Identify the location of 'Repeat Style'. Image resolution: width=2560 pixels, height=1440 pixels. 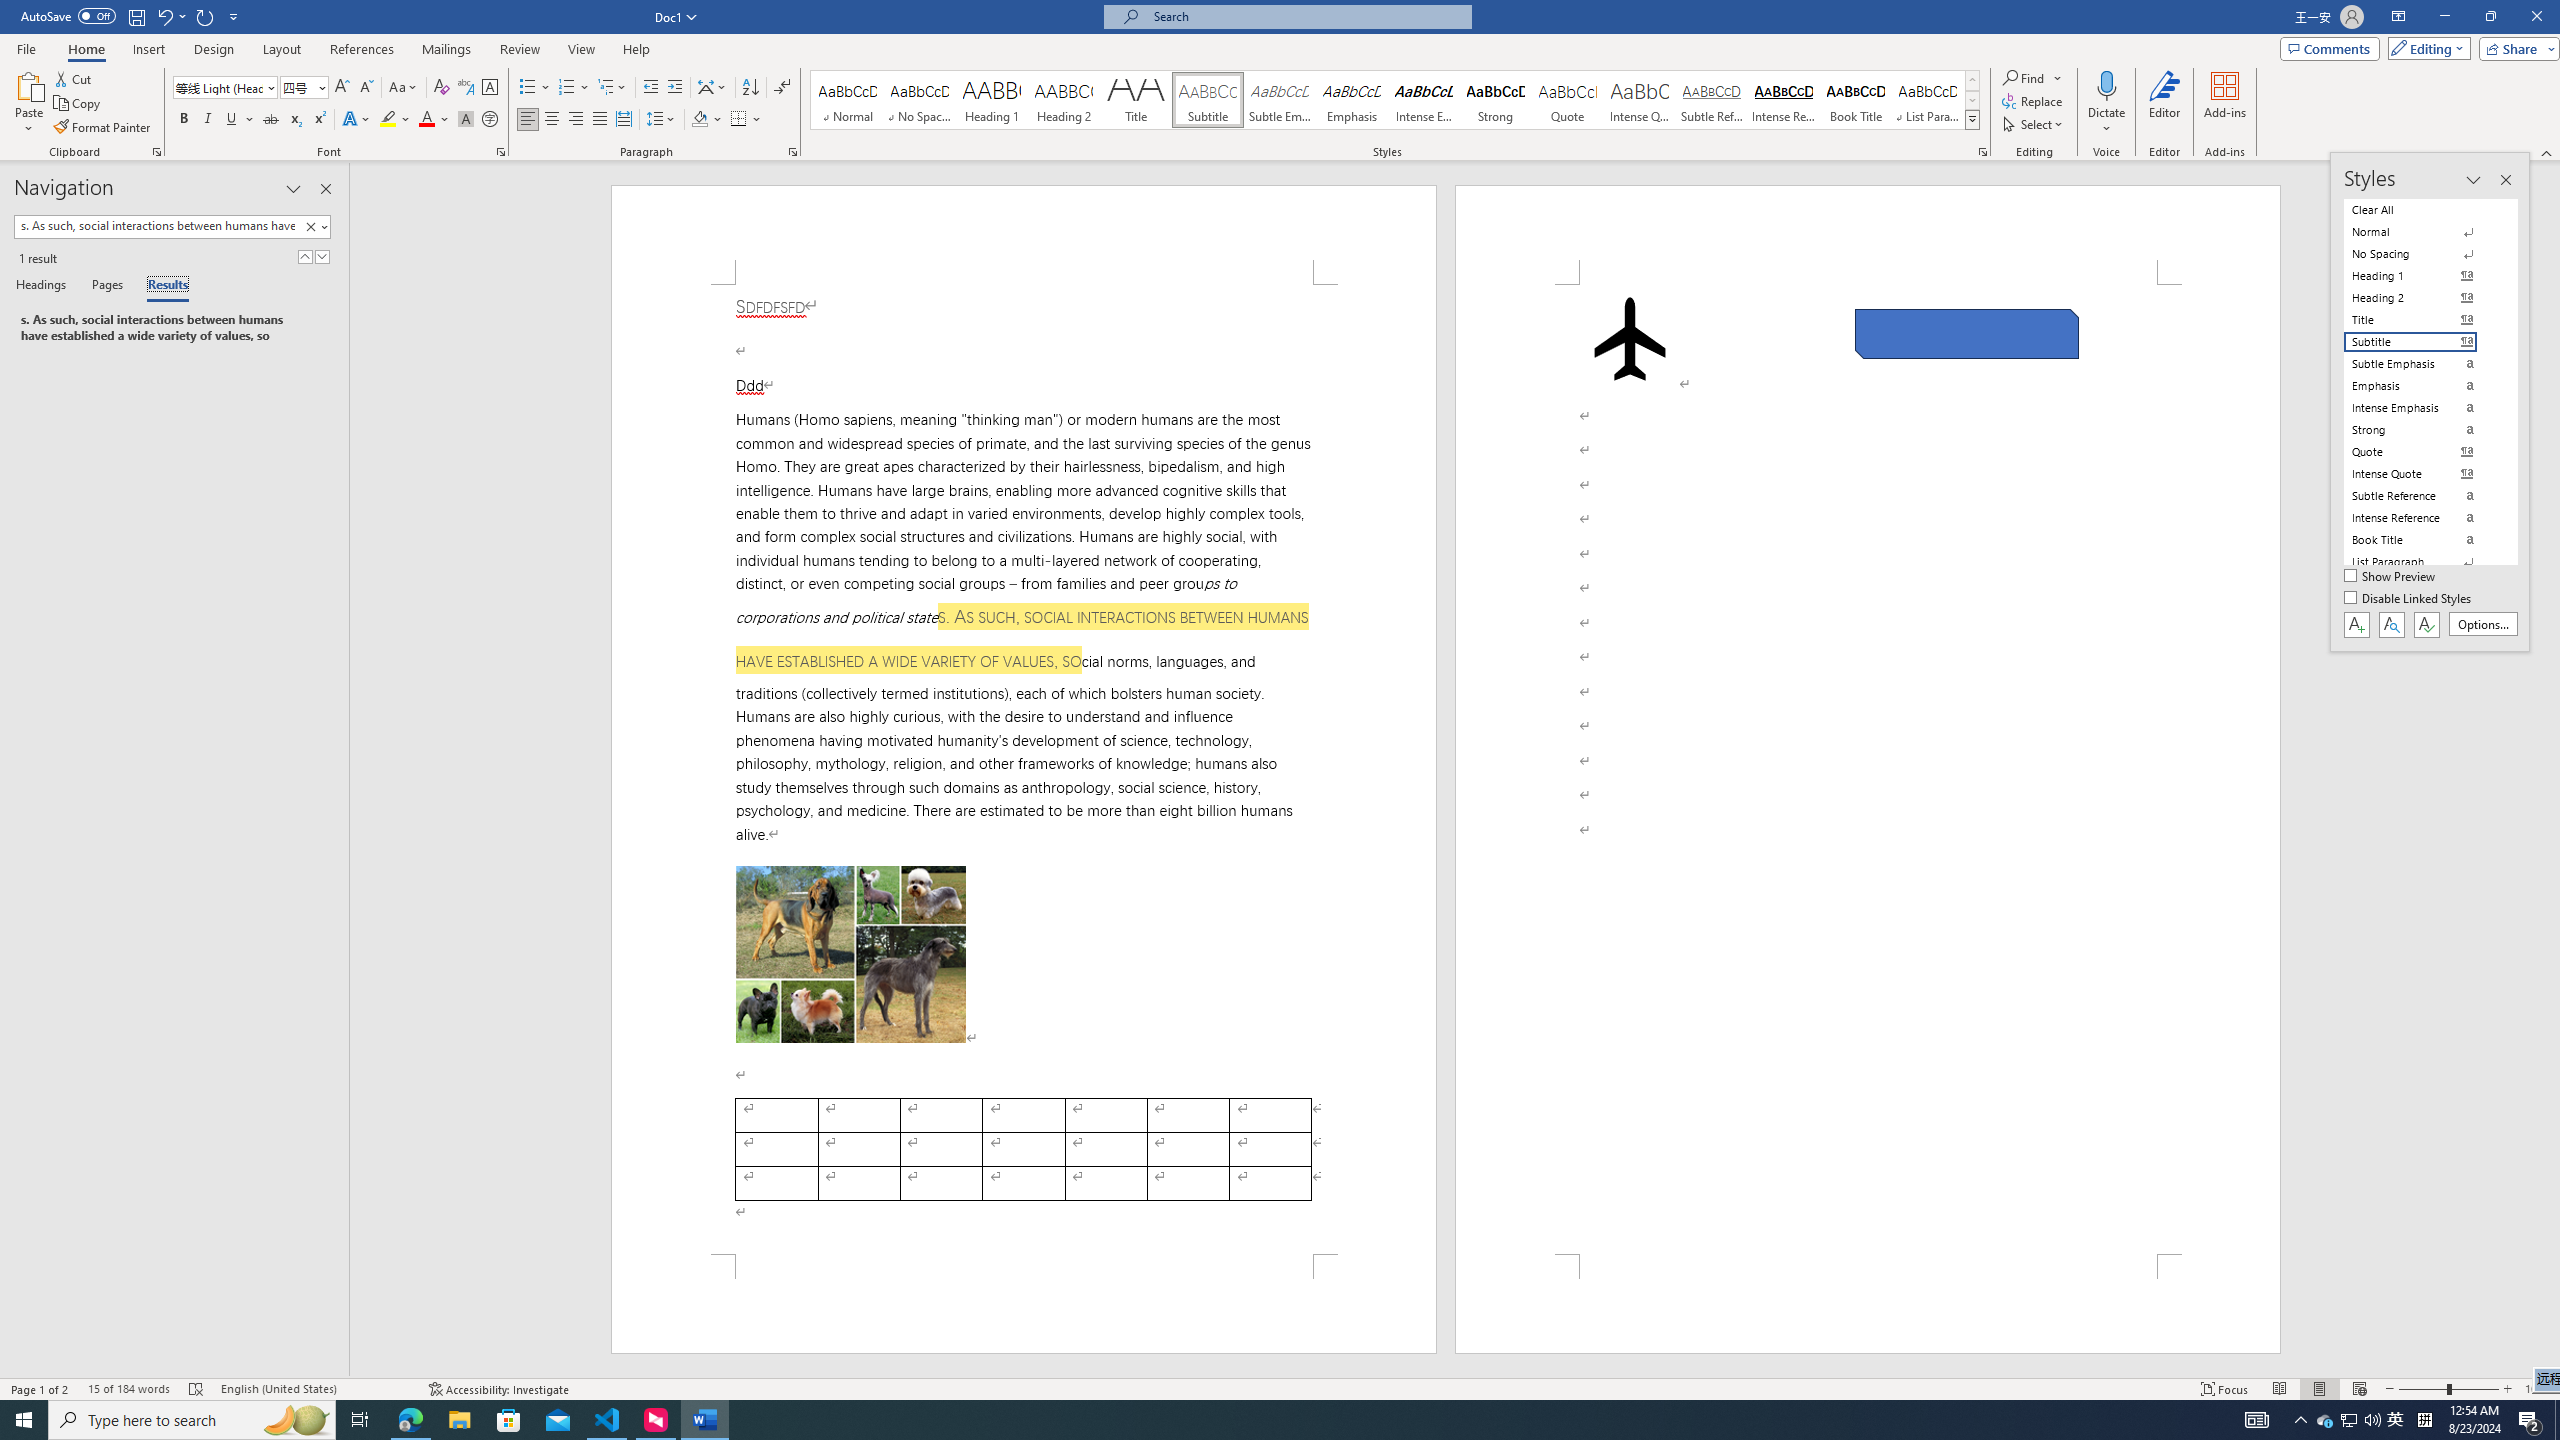
(205, 15).